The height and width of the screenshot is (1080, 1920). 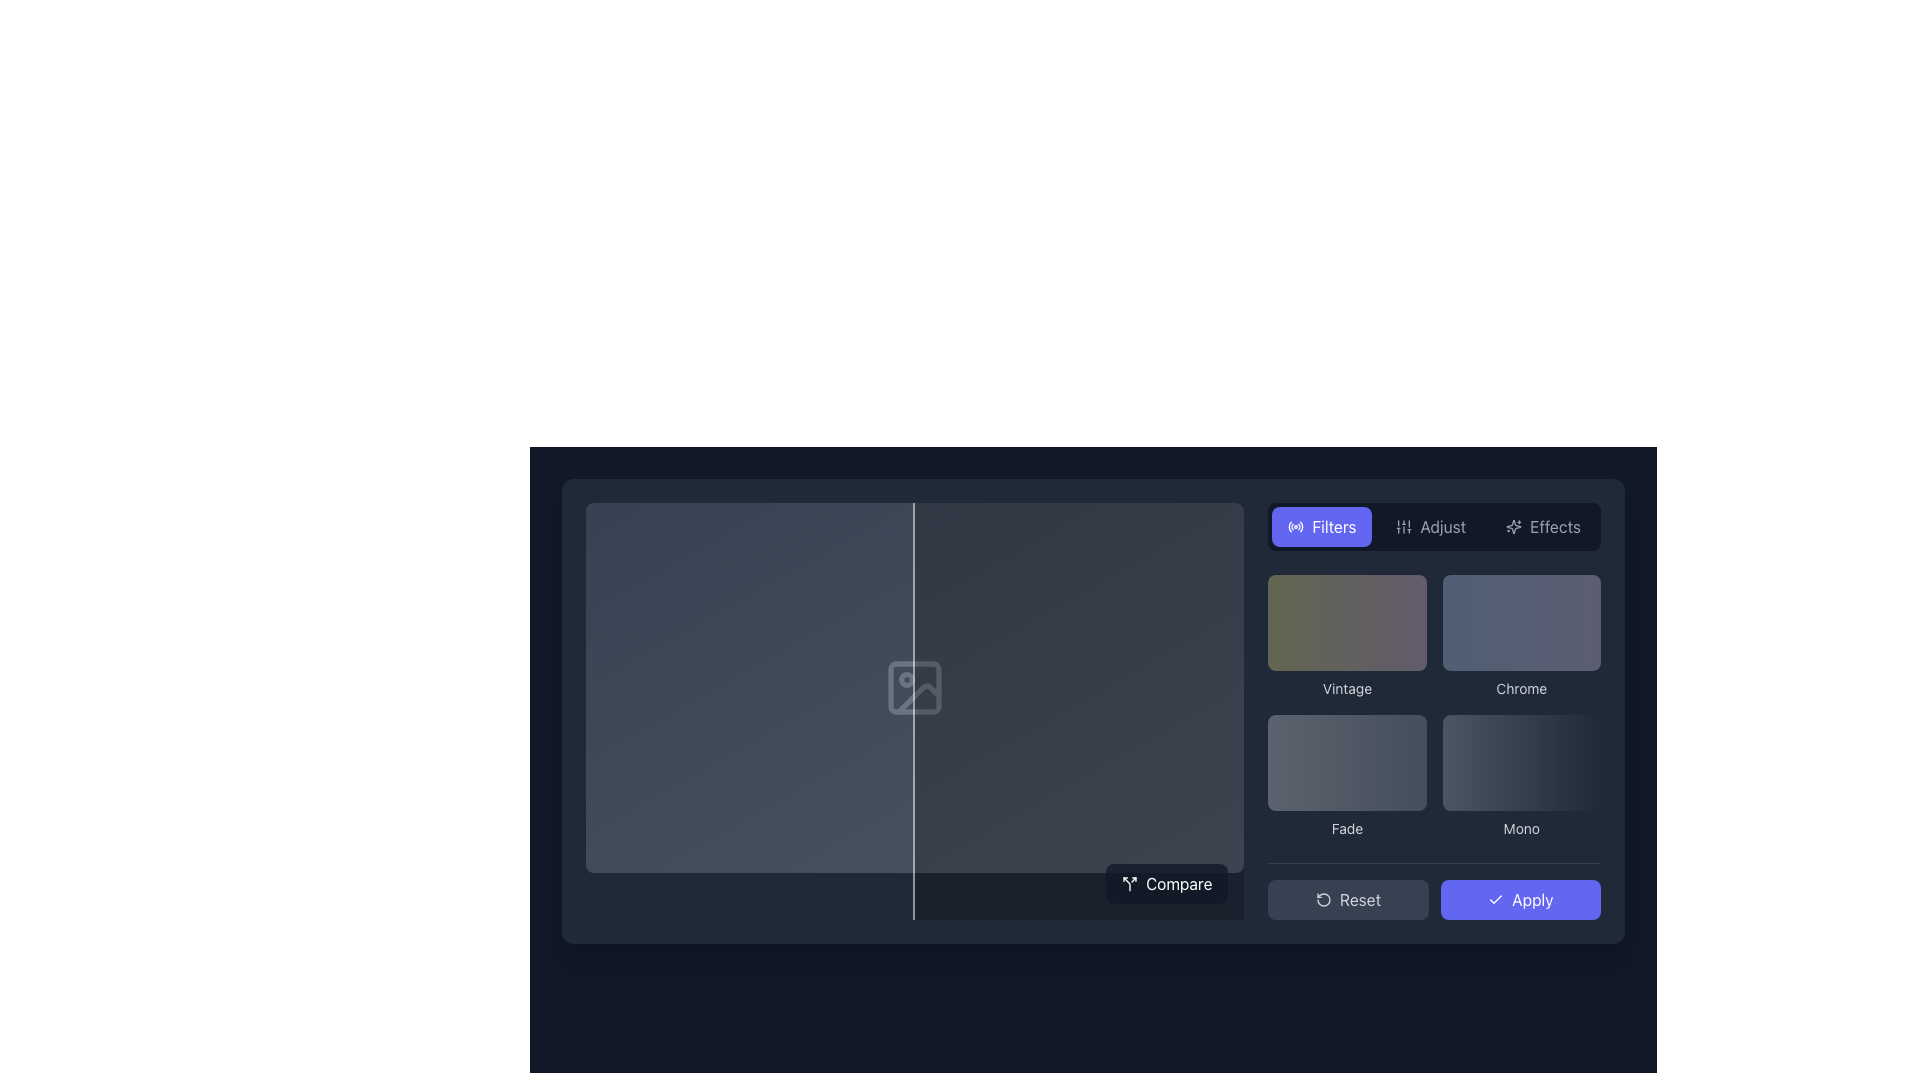 What do you see at coordinates (1348, 898) in the screenshot?
I see `the 'Reset' button, which has a dark gray background and light gray text` at bounding box center [1348, 898].